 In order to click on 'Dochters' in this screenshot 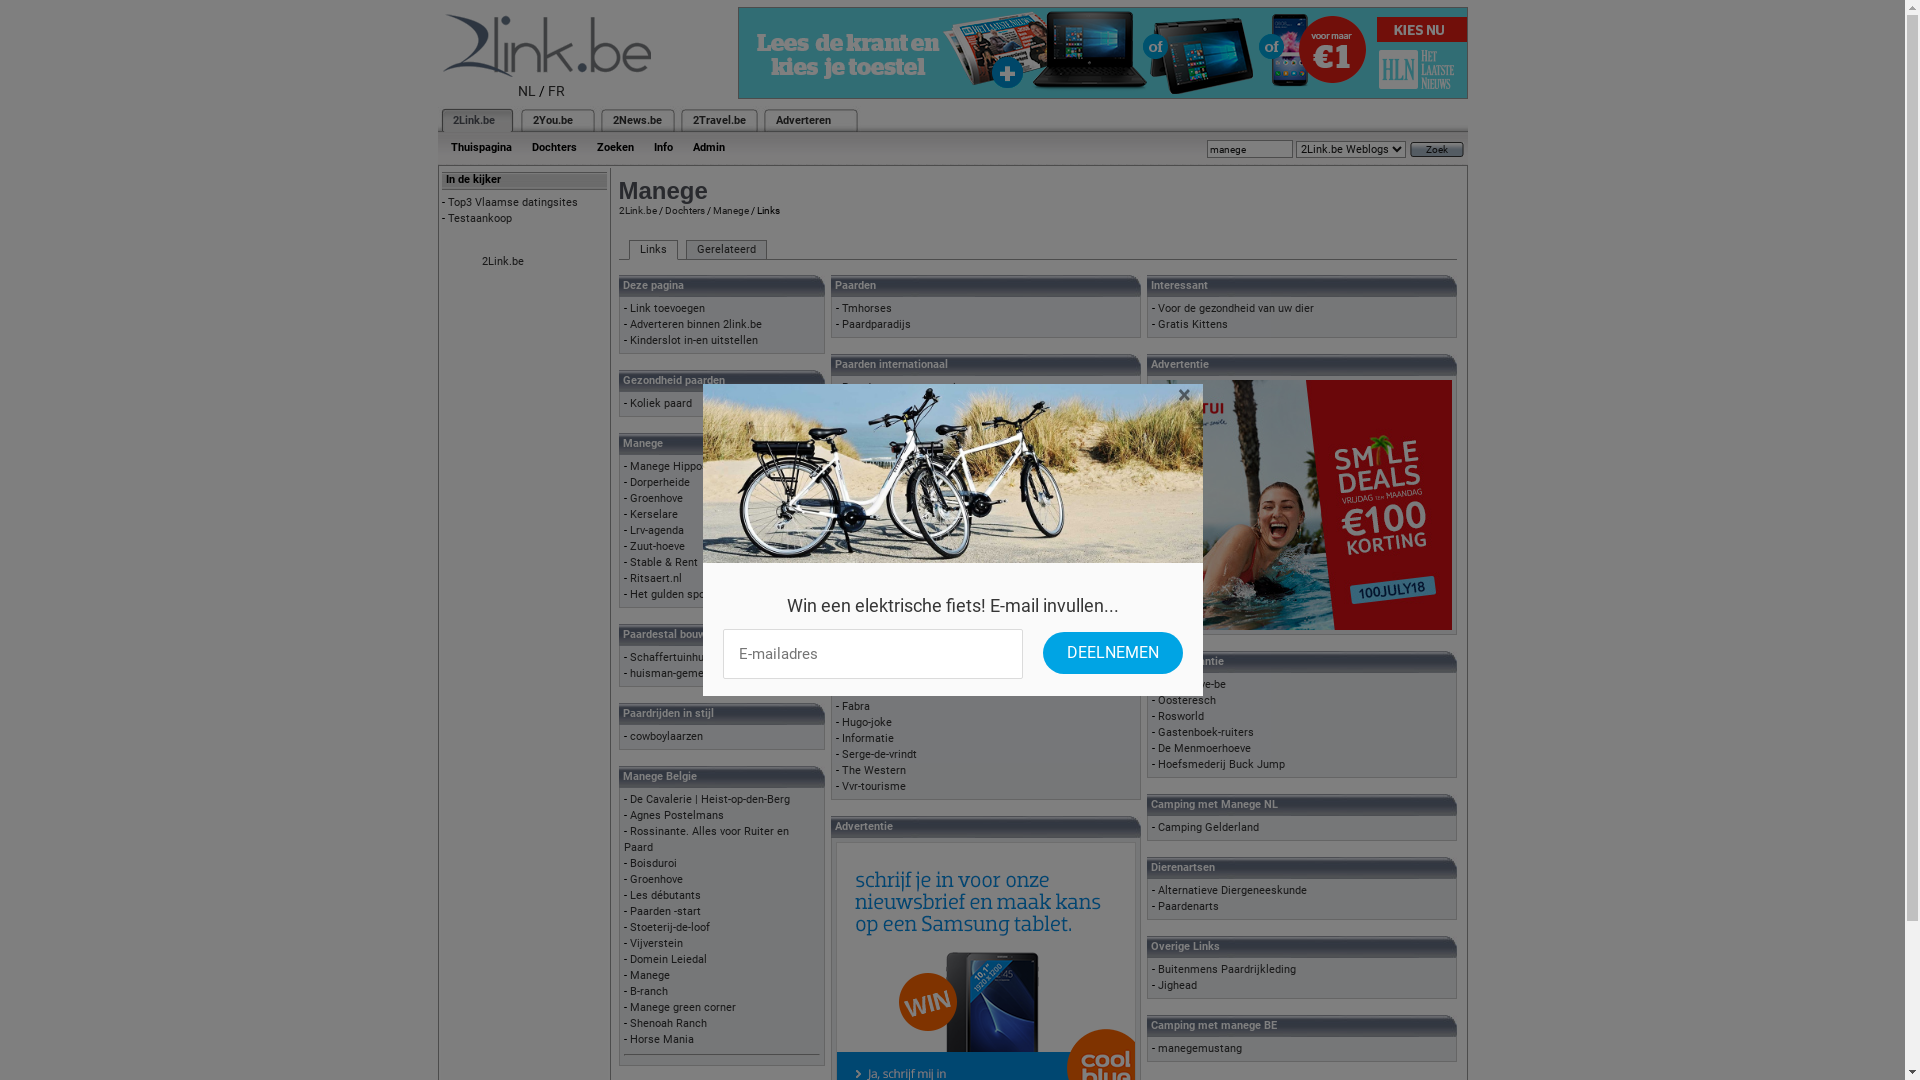, I will do `click(522, 146)`.